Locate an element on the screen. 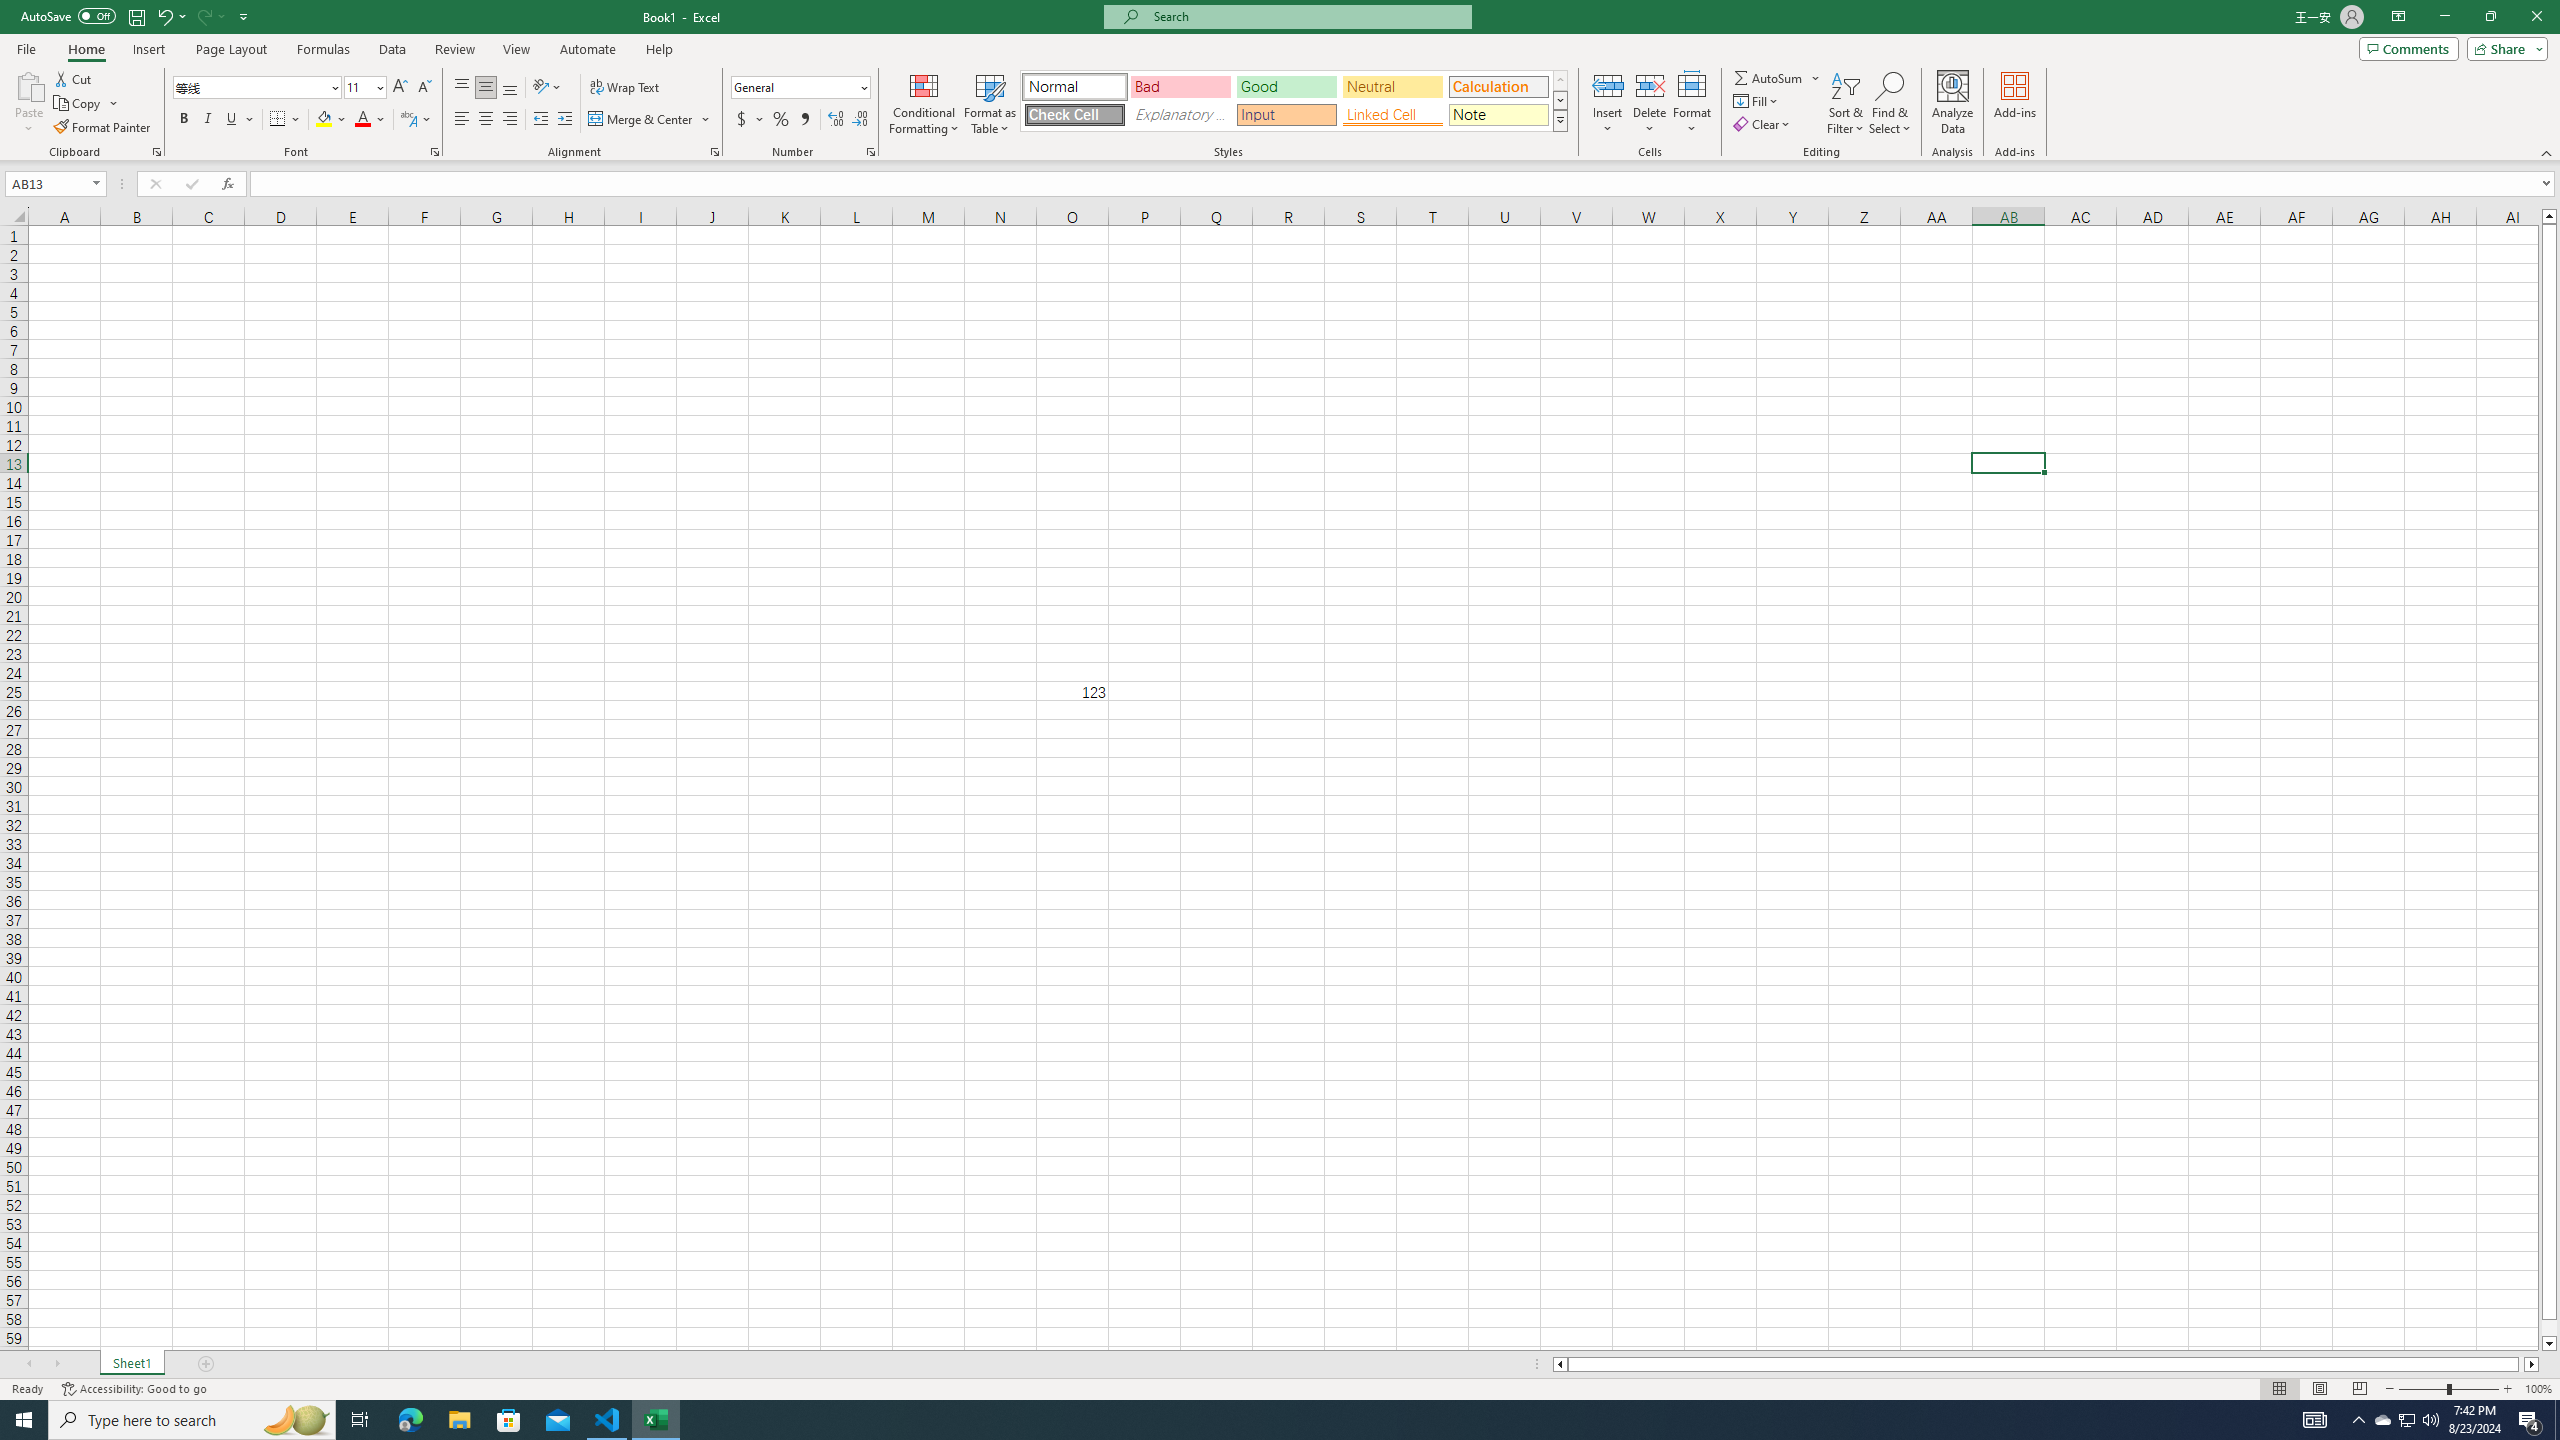 The height and width of the screenshot is (1440, 2560). 'Column right' is located at coordinates (2532, 1363).